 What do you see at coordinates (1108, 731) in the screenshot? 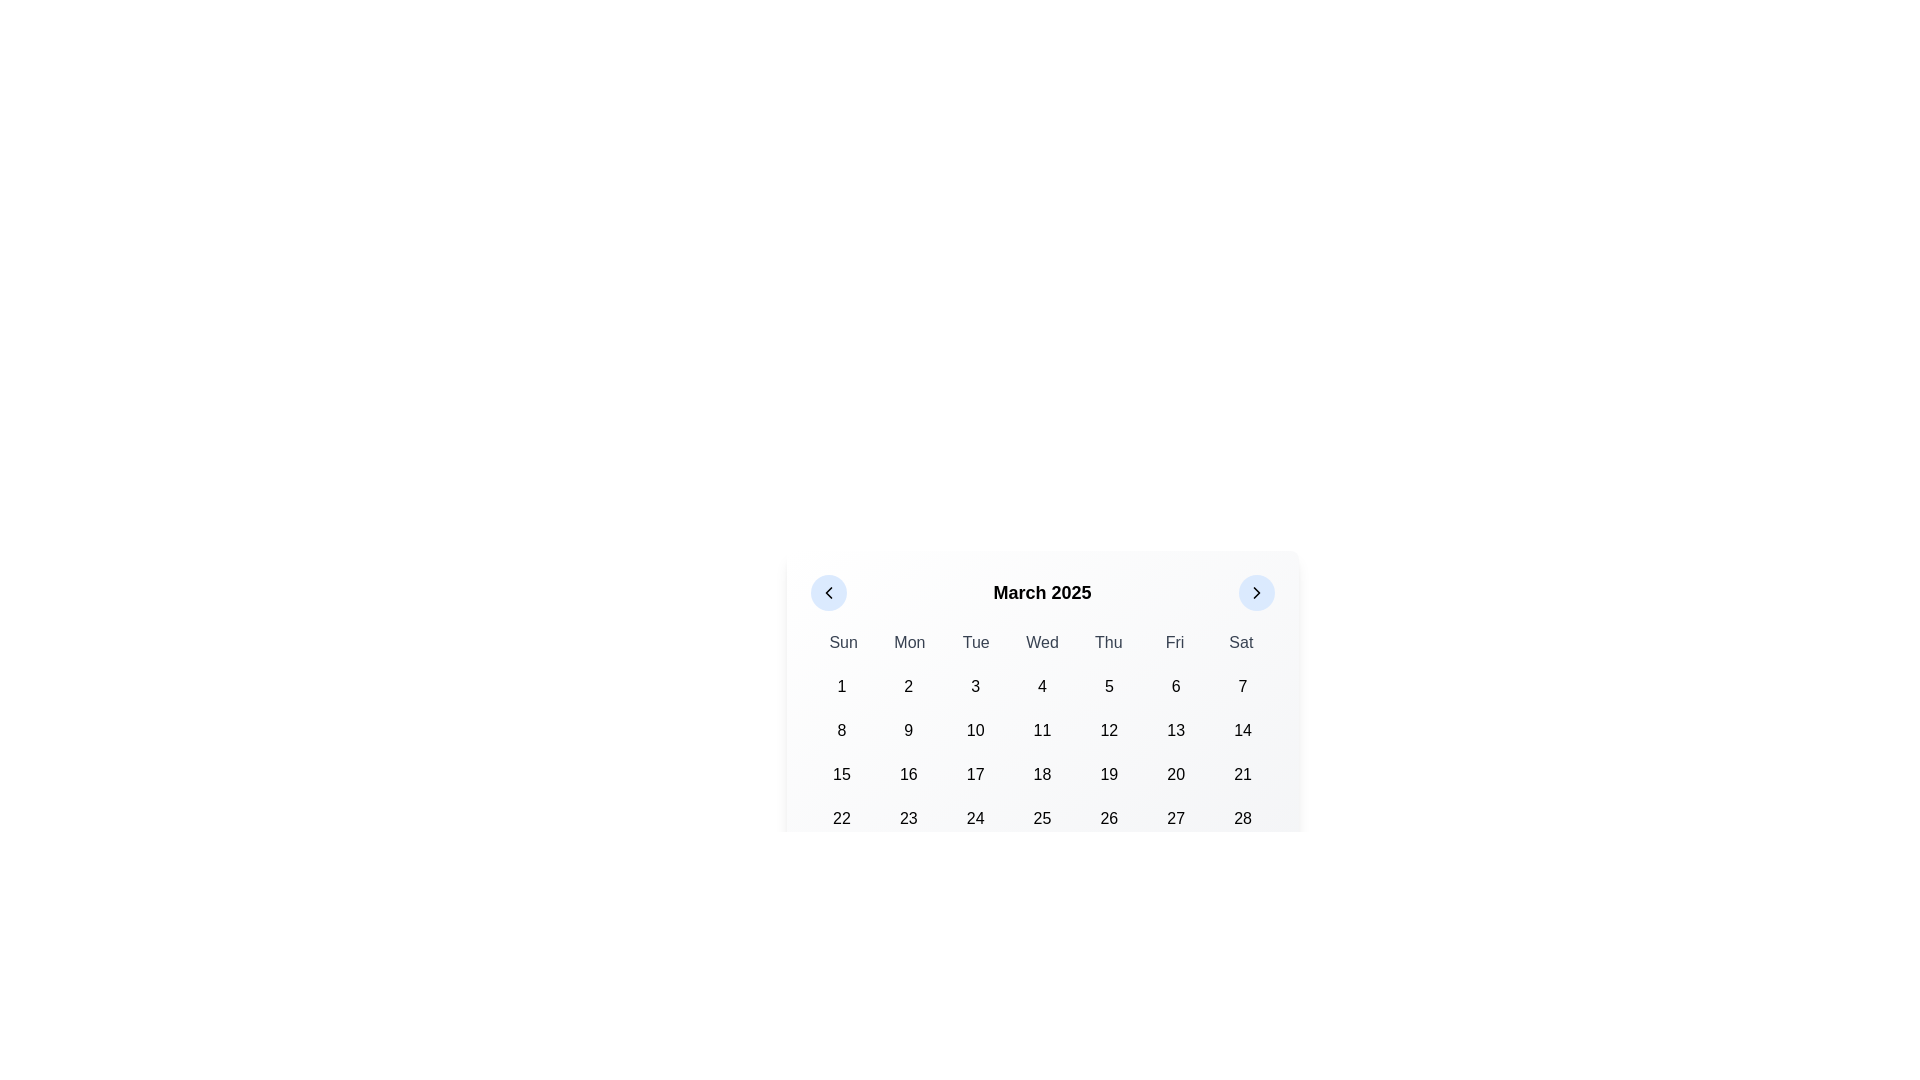
I see `the button displaying '12' in bold black font, located in the second row and fifth column of the calendar grid, to observe the hover effect` at bounding box center [1108, 731].